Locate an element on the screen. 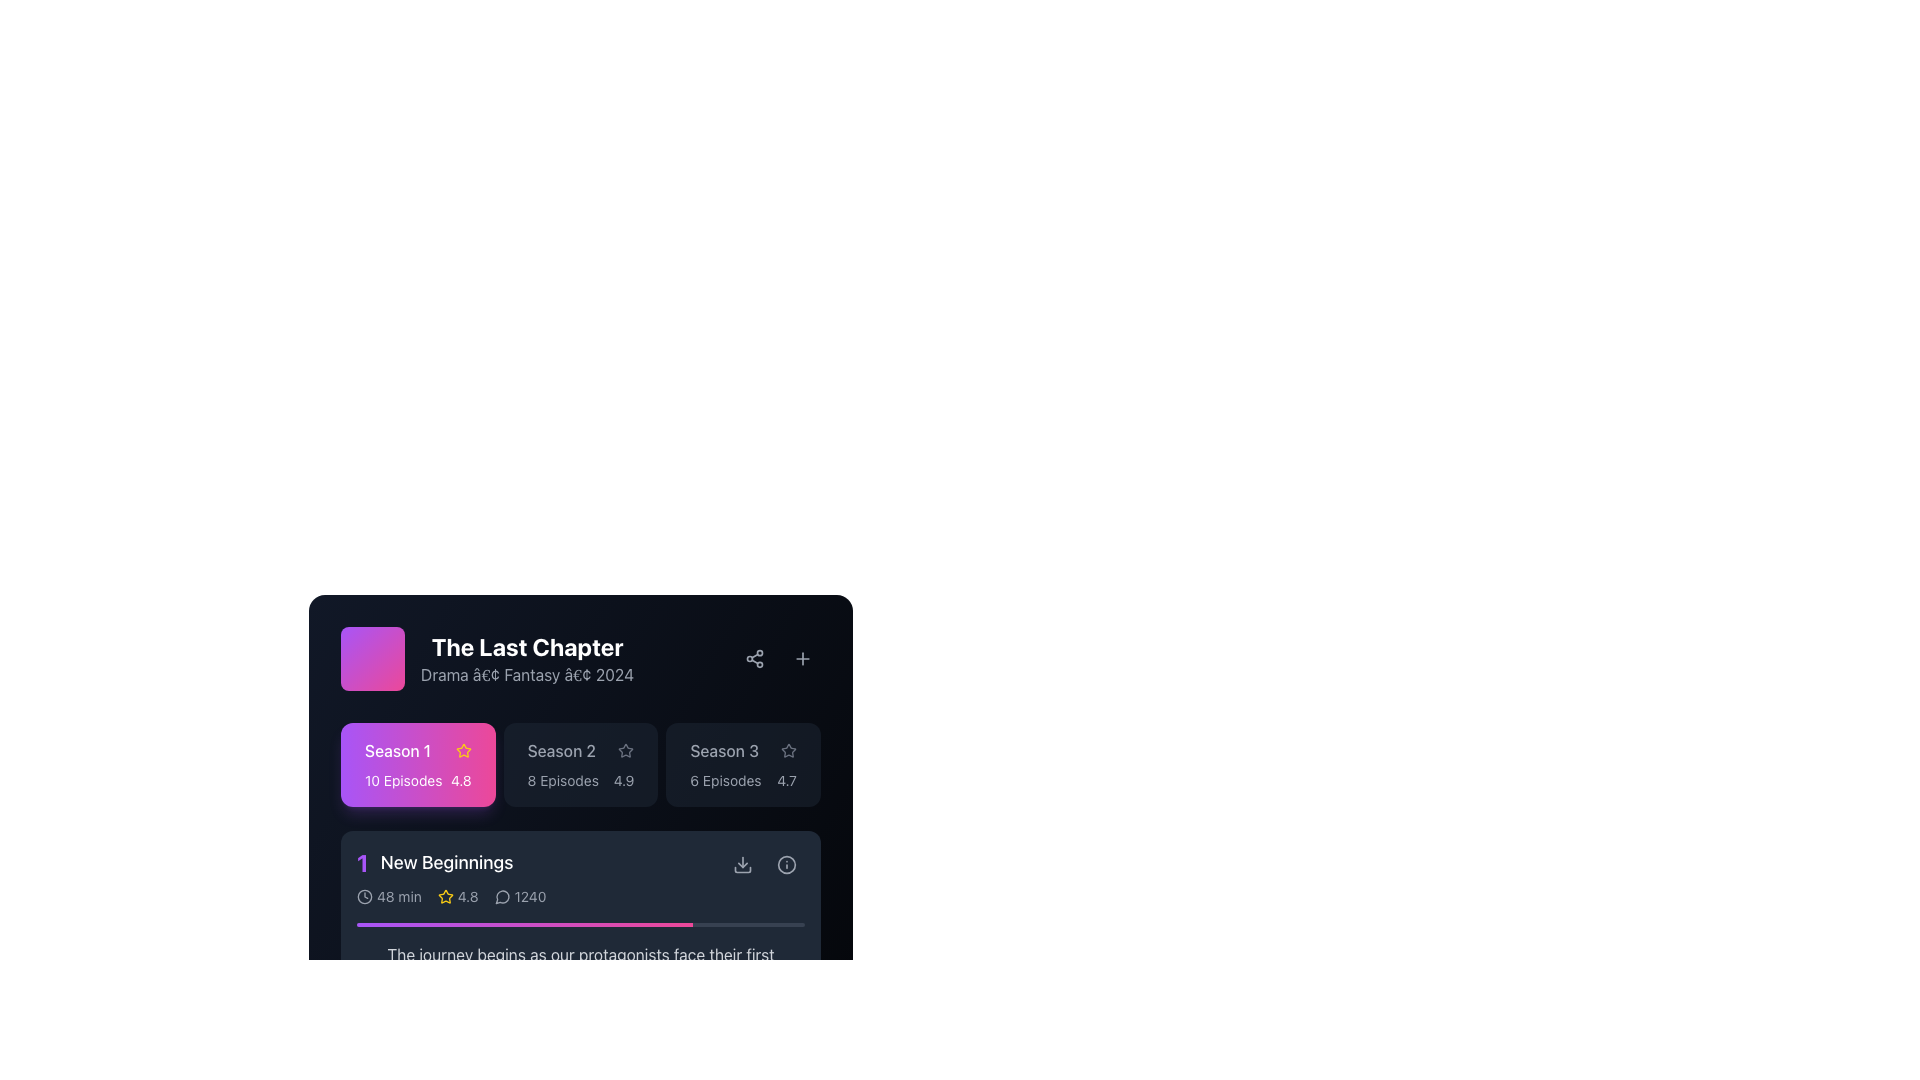 The width and height of the screenshot is (1920, 1080). the bold stylized numeral '1' in vivid purple color, which is displayed on the left side of the phrase '1 New Beginnings' is located at coordinates (362, 862).